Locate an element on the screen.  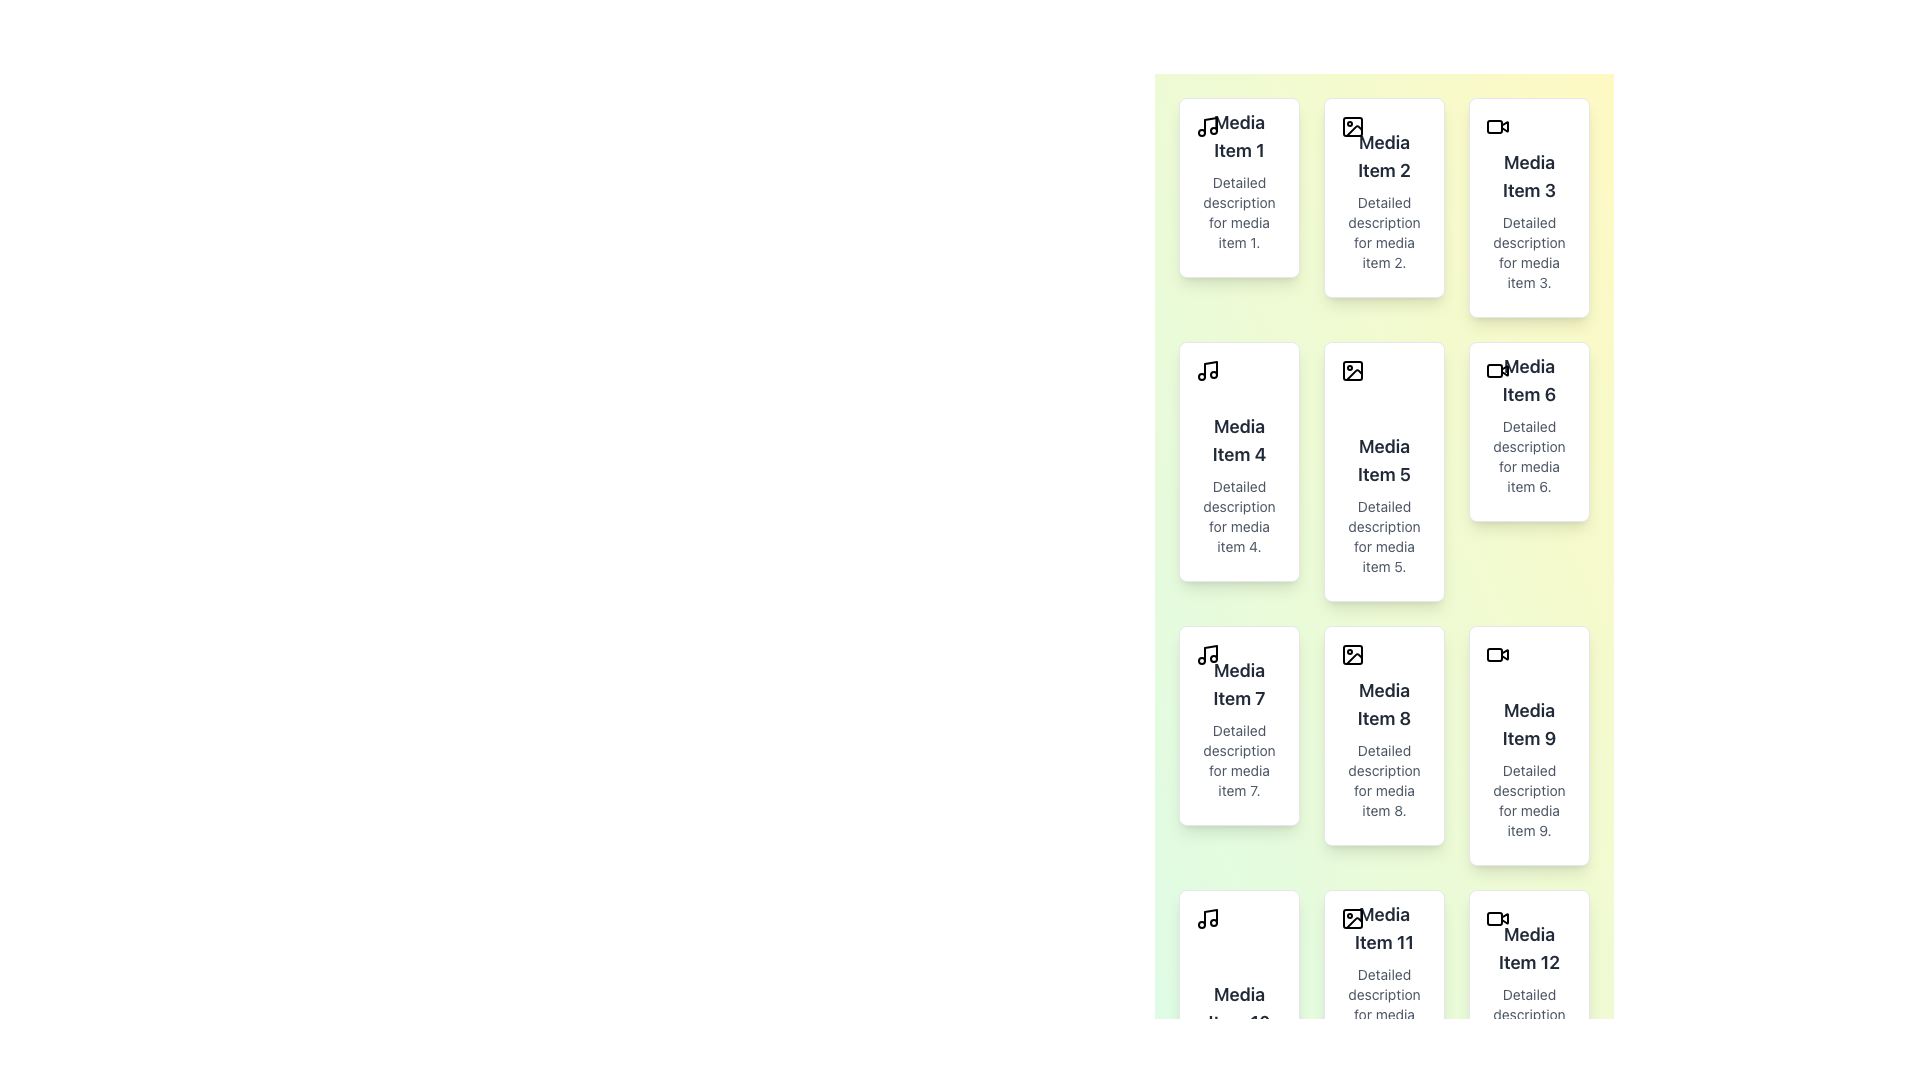
the music icon located in the top-left corner of the card labeled 'Media Item 4', which is in the second row, first column of the grid layout is located at coordinates (1207, 370).